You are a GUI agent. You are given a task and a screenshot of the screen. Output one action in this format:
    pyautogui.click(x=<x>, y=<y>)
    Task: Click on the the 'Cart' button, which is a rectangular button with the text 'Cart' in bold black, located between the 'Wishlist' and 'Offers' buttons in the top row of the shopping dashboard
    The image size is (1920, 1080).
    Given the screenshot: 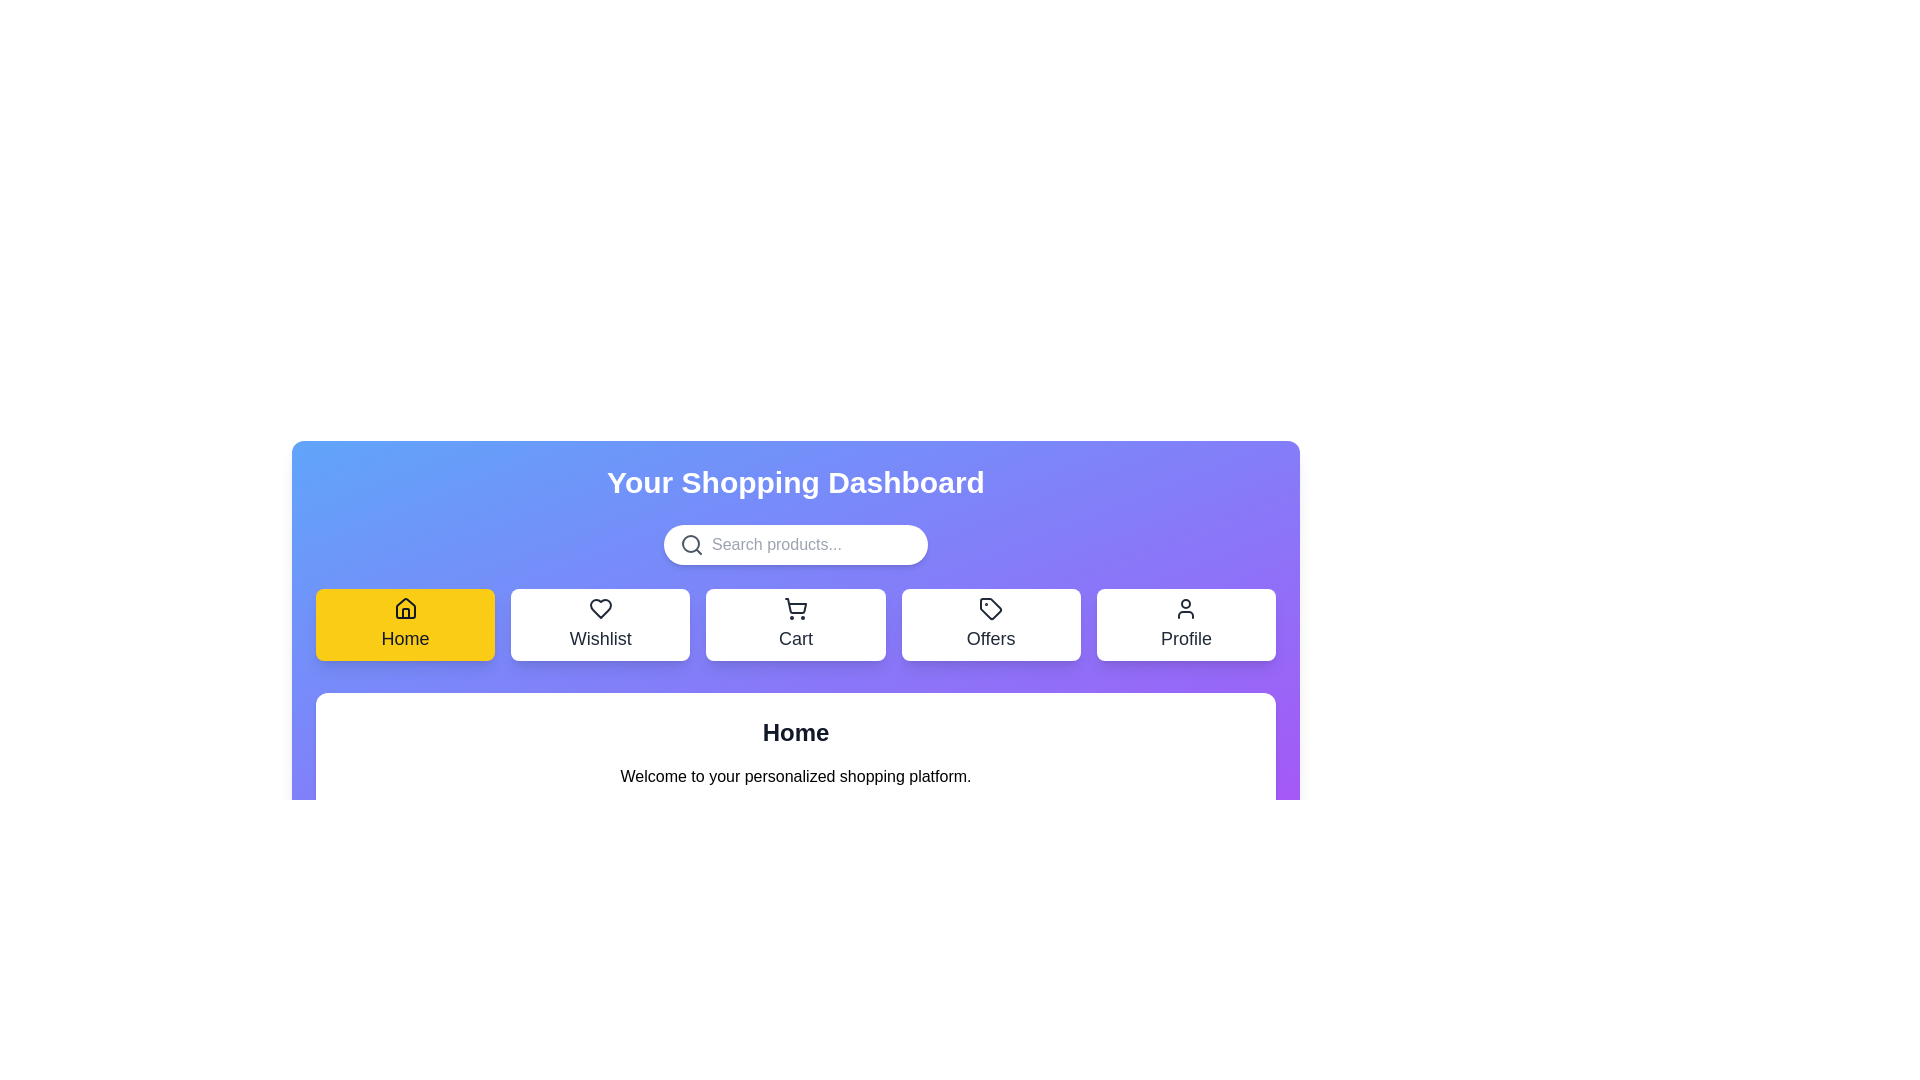 What is the action you would take?
    pyautogui.click(x=795, y=623)
    